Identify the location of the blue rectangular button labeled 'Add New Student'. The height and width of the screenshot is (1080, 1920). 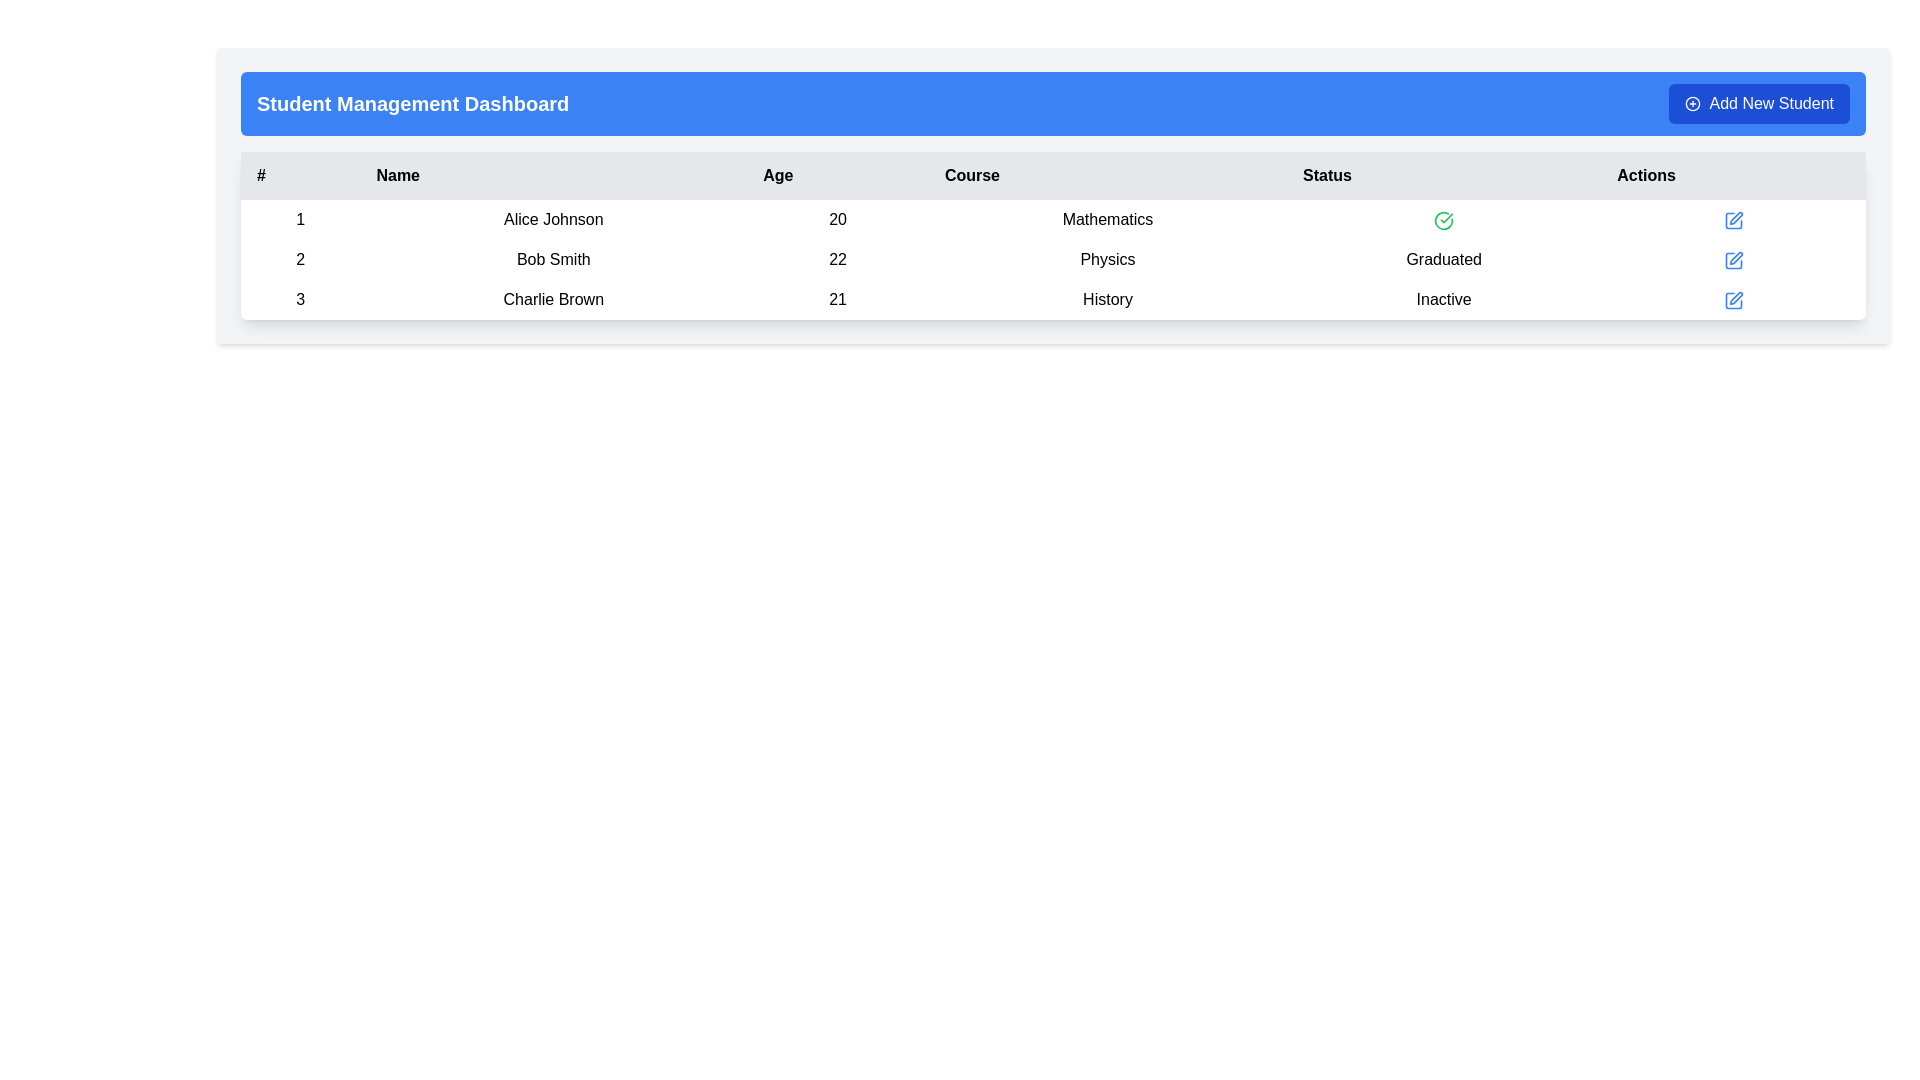
(1758, 104).